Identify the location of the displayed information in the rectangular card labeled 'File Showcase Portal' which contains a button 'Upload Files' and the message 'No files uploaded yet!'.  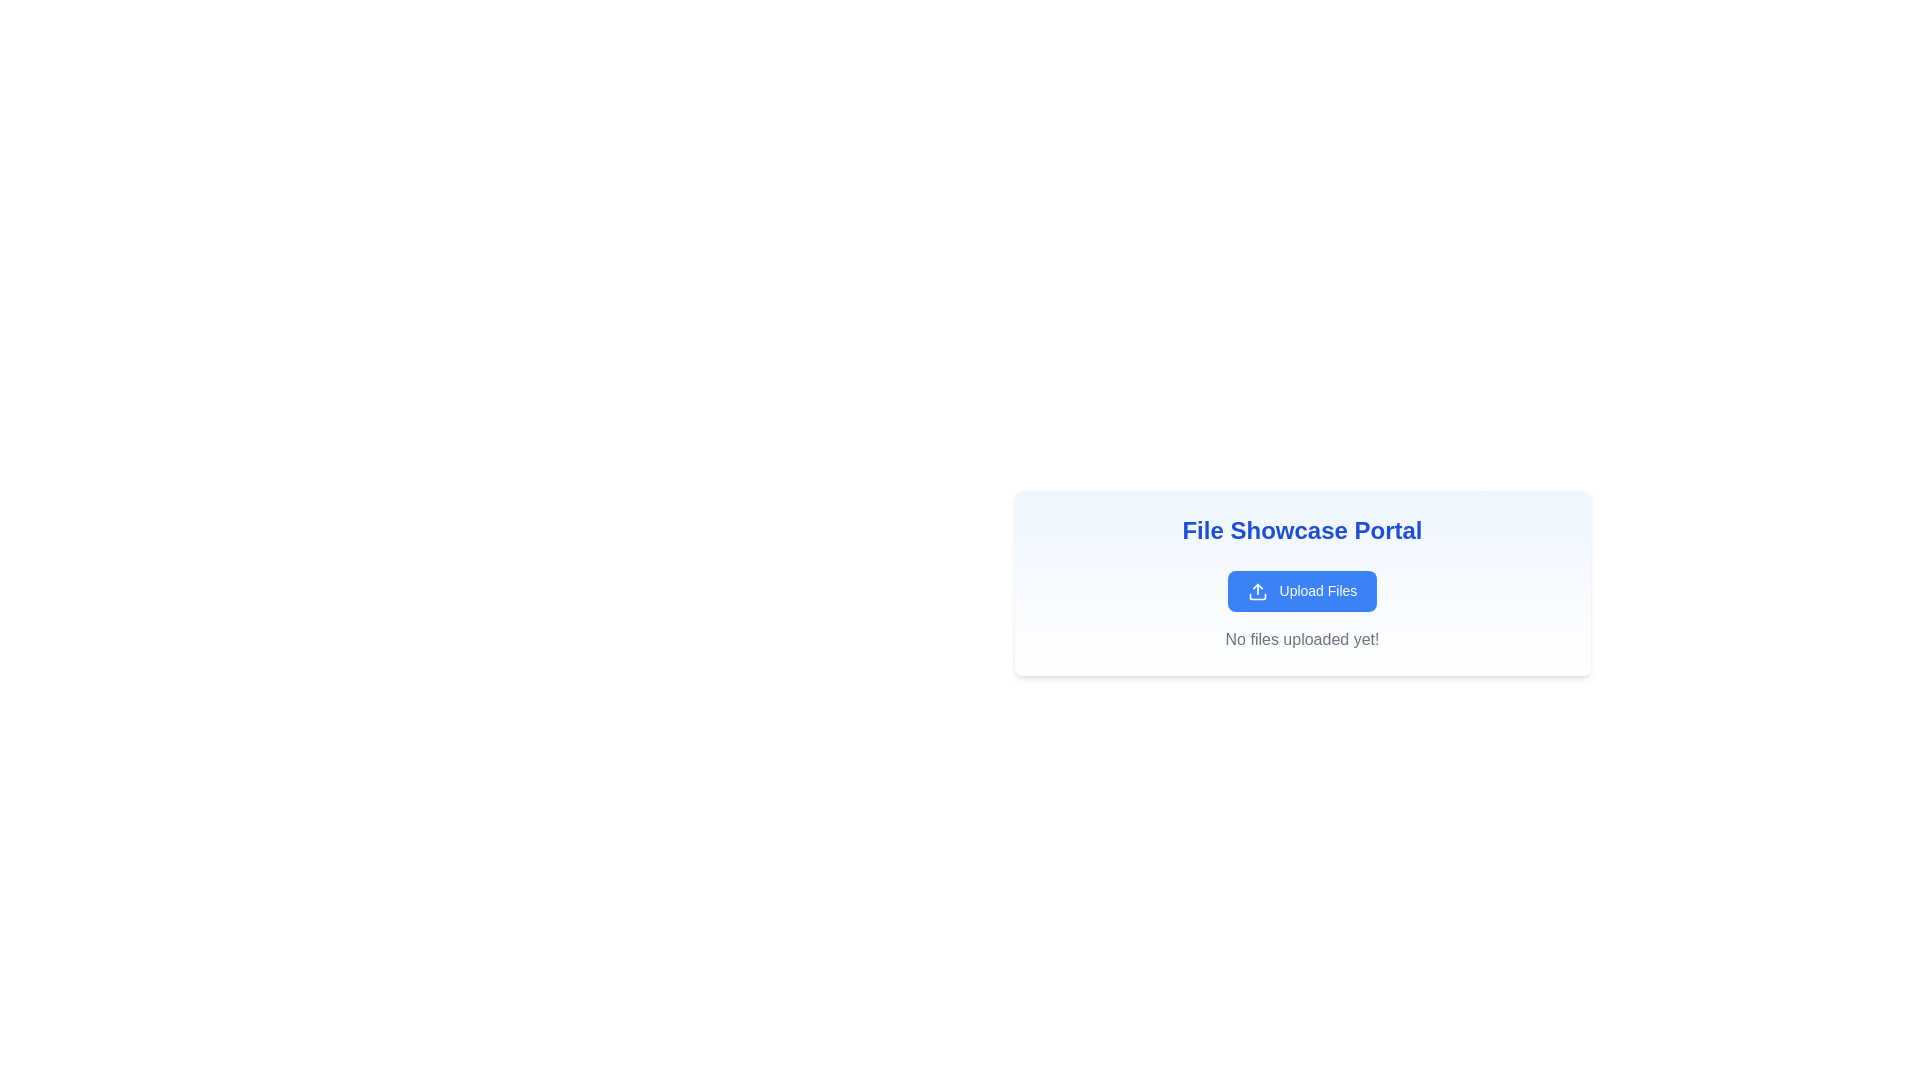
(1302, 583).